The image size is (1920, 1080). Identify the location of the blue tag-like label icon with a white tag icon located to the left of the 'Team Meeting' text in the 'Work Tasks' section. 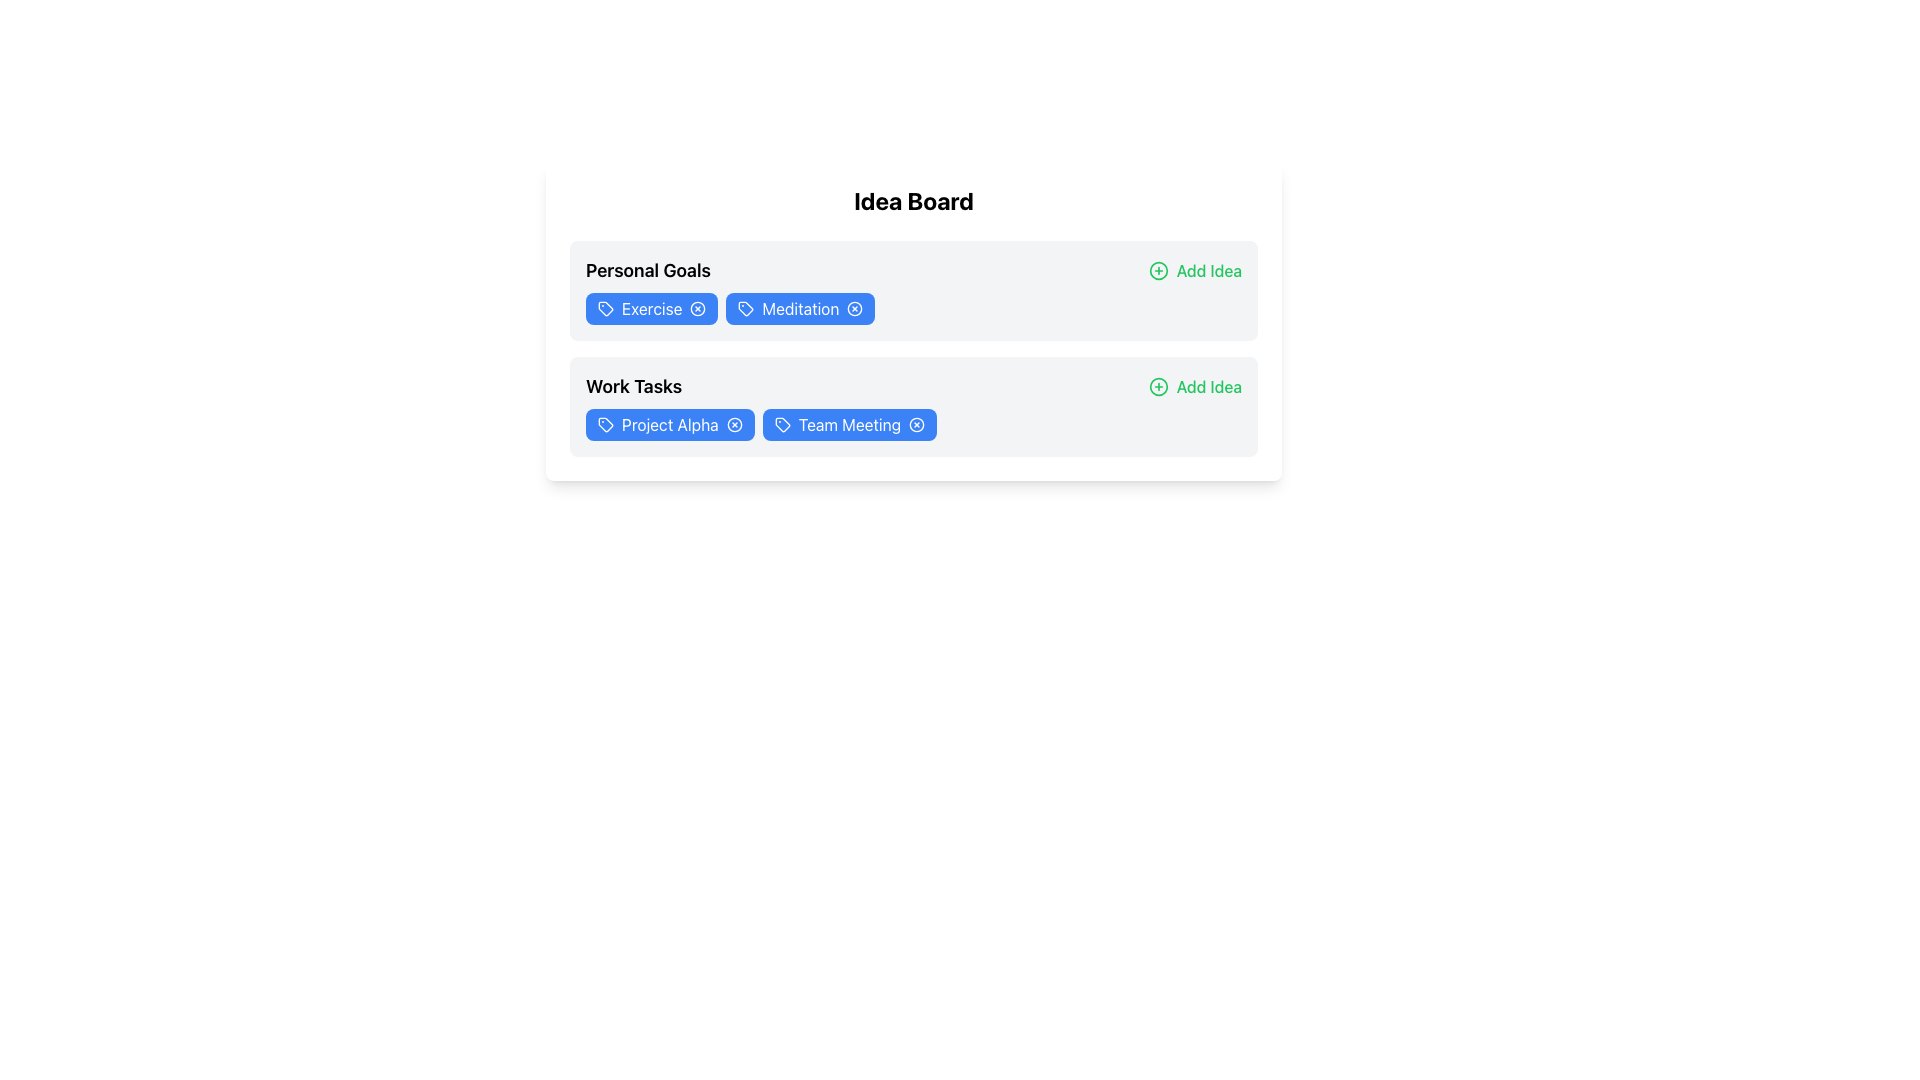
(781, 423).